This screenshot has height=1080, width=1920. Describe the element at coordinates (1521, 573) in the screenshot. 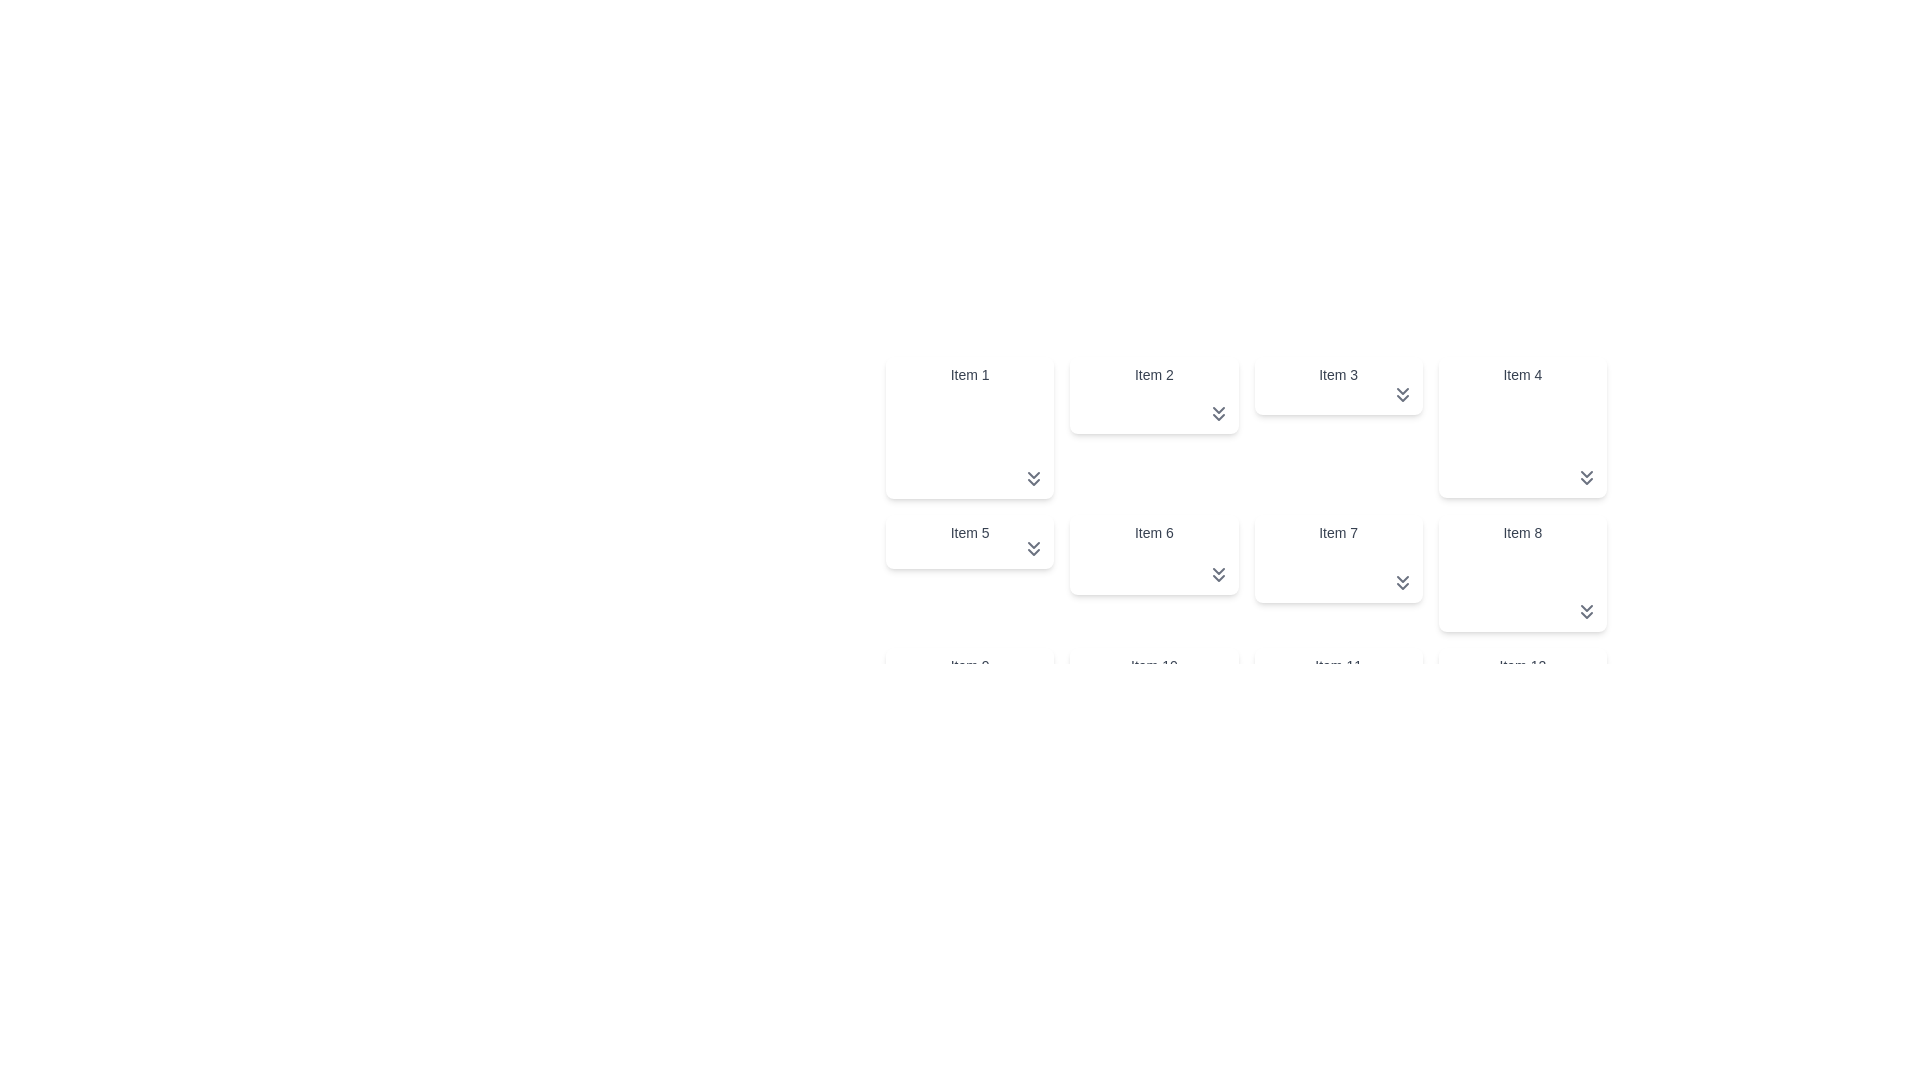

I see `the card item labeled 'Item 8' located in the fourth column of the second row within a grid layout` at that location.